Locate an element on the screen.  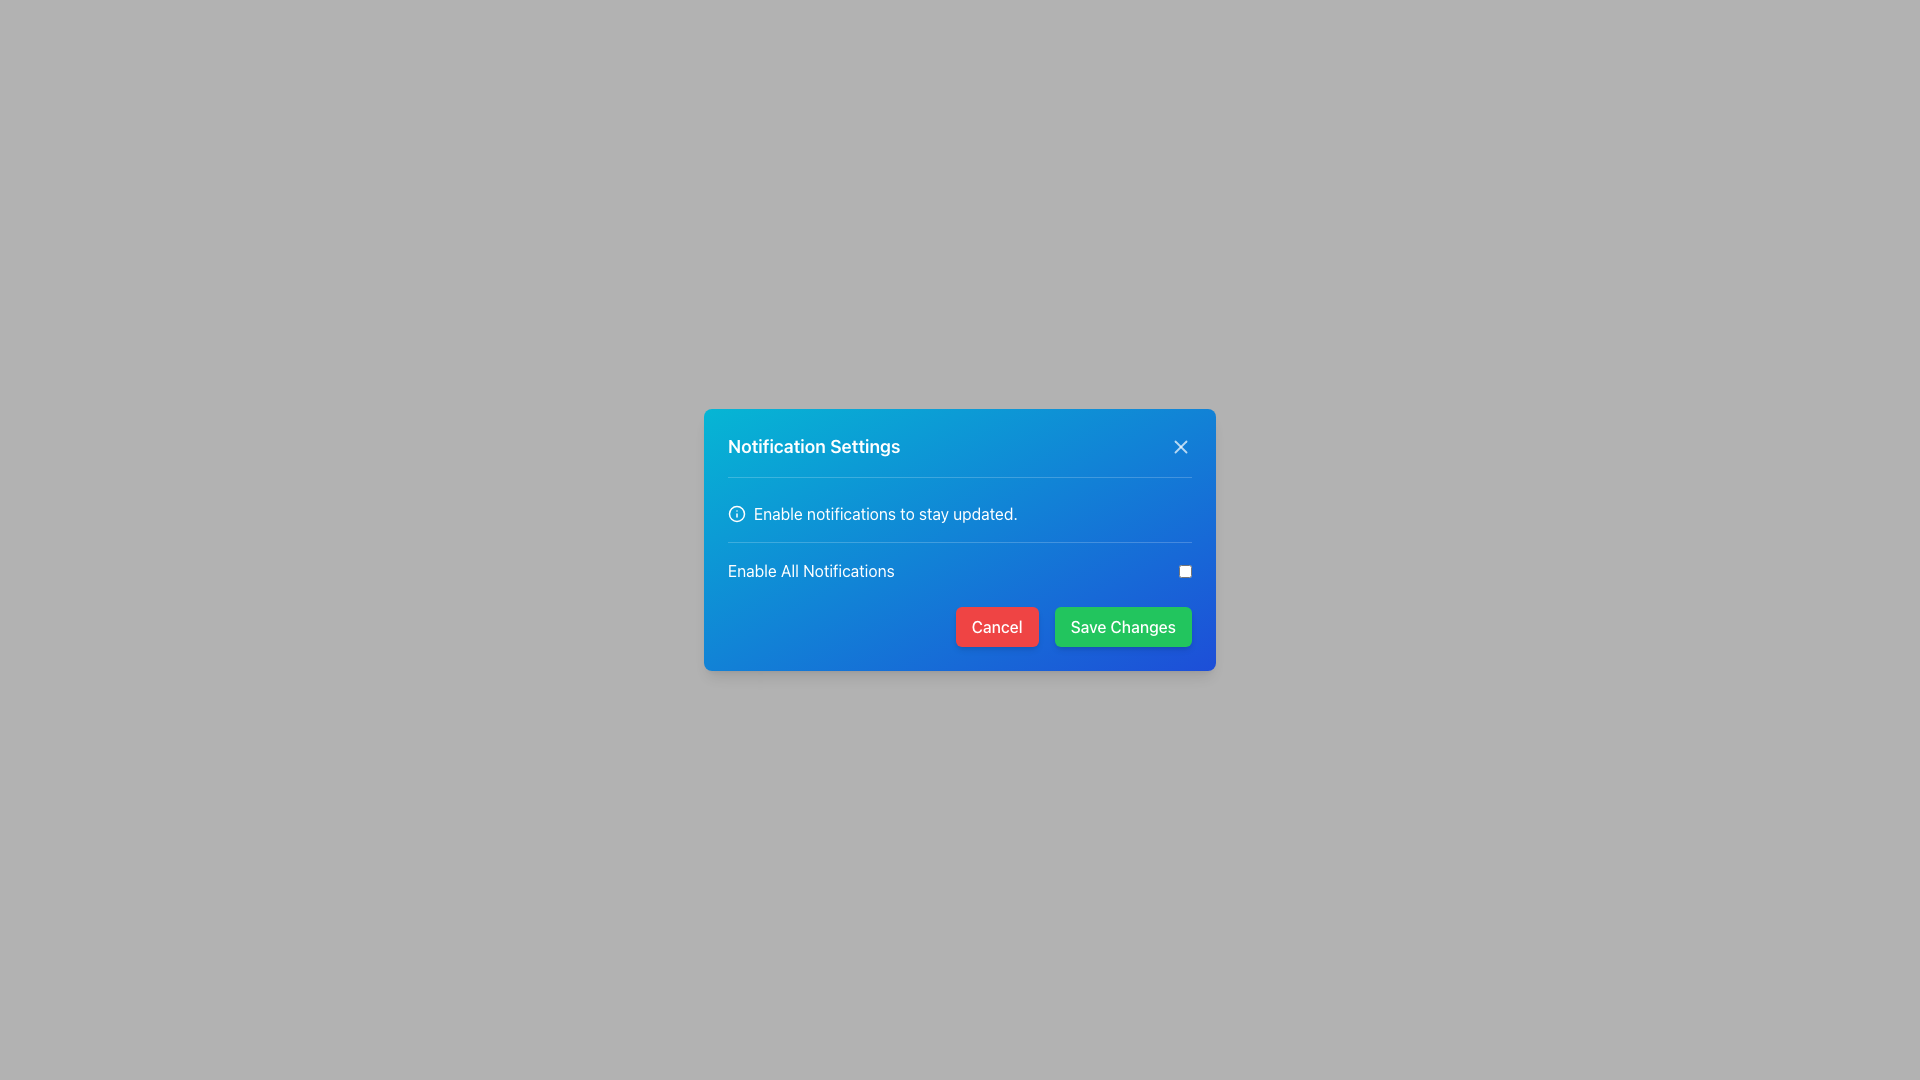
the small cross icon ('X') button located in the top-right corner of the 'Notification Settings' modal window is located at coordinates (1180, 446).